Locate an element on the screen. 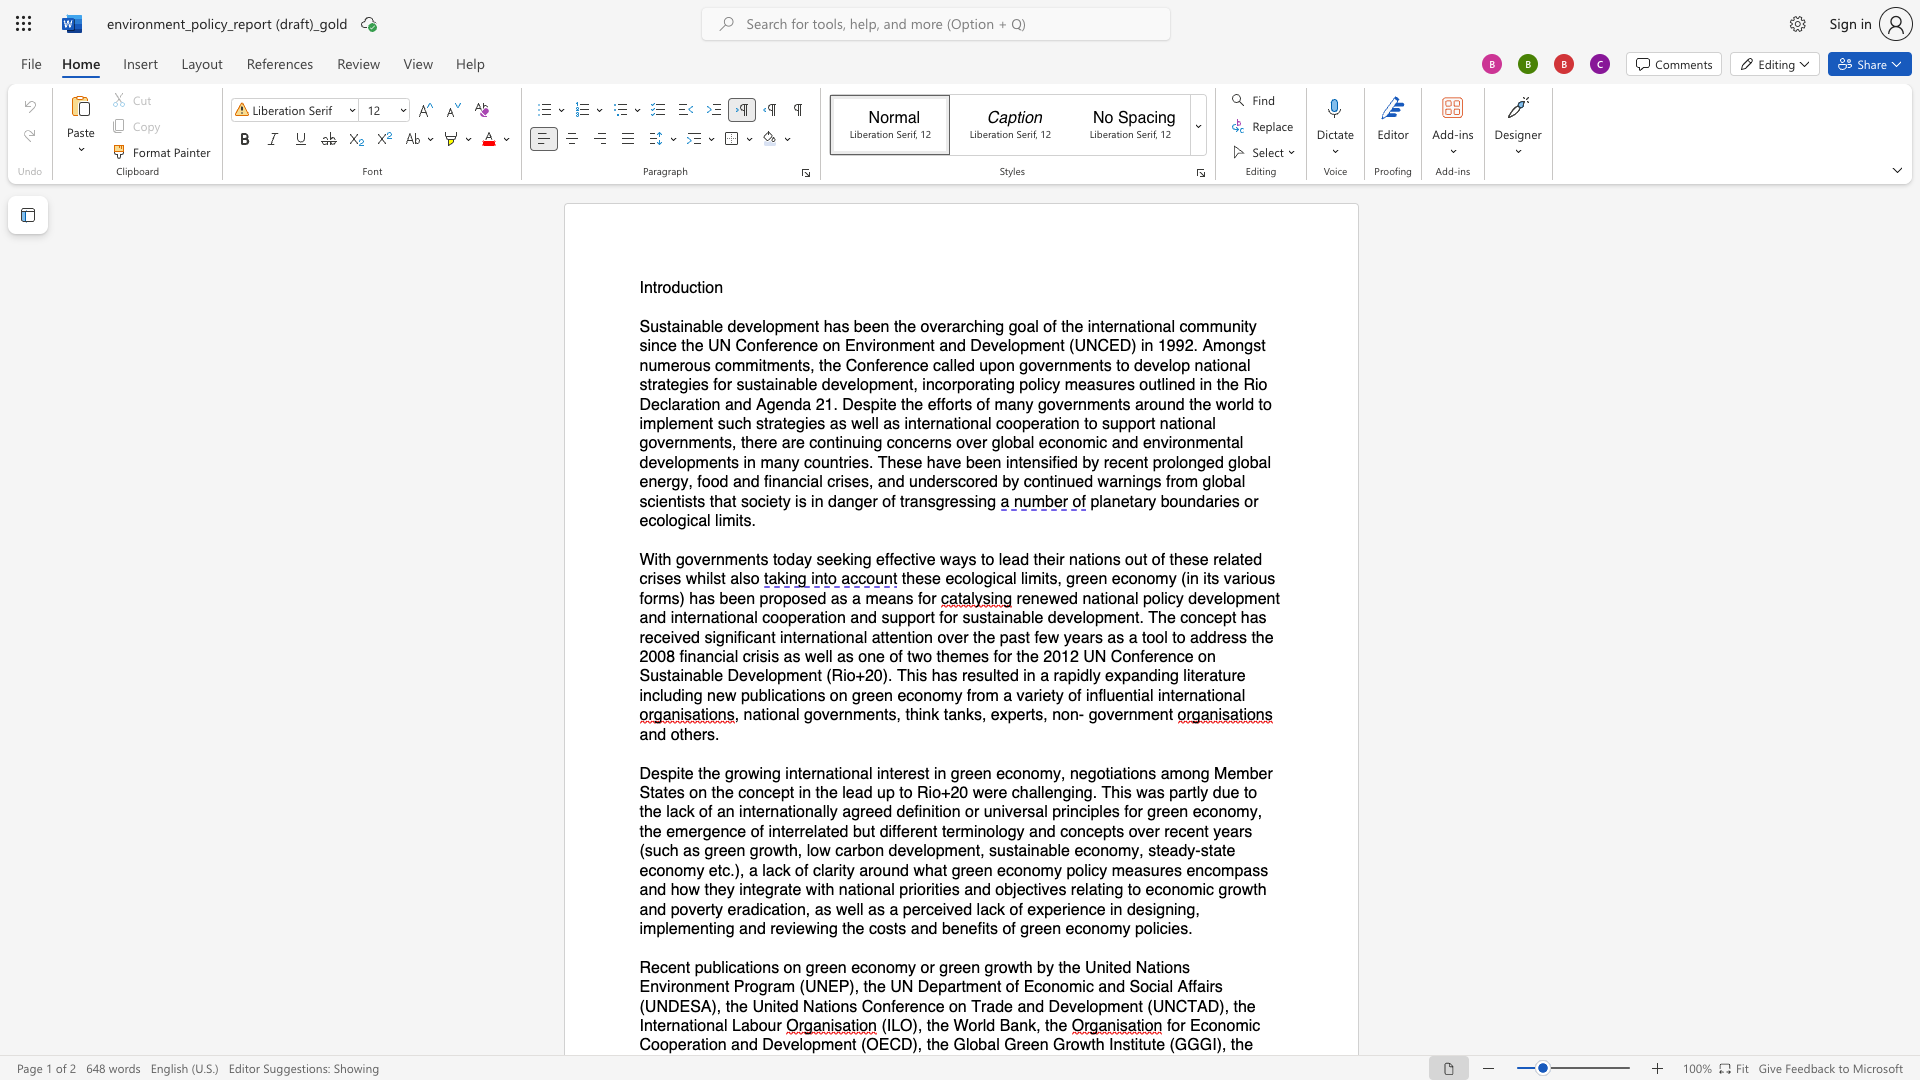 The height and width of the screenshot is (1080, 1920). the 5th character "a" in the text is located at coordinates (1030, 325).